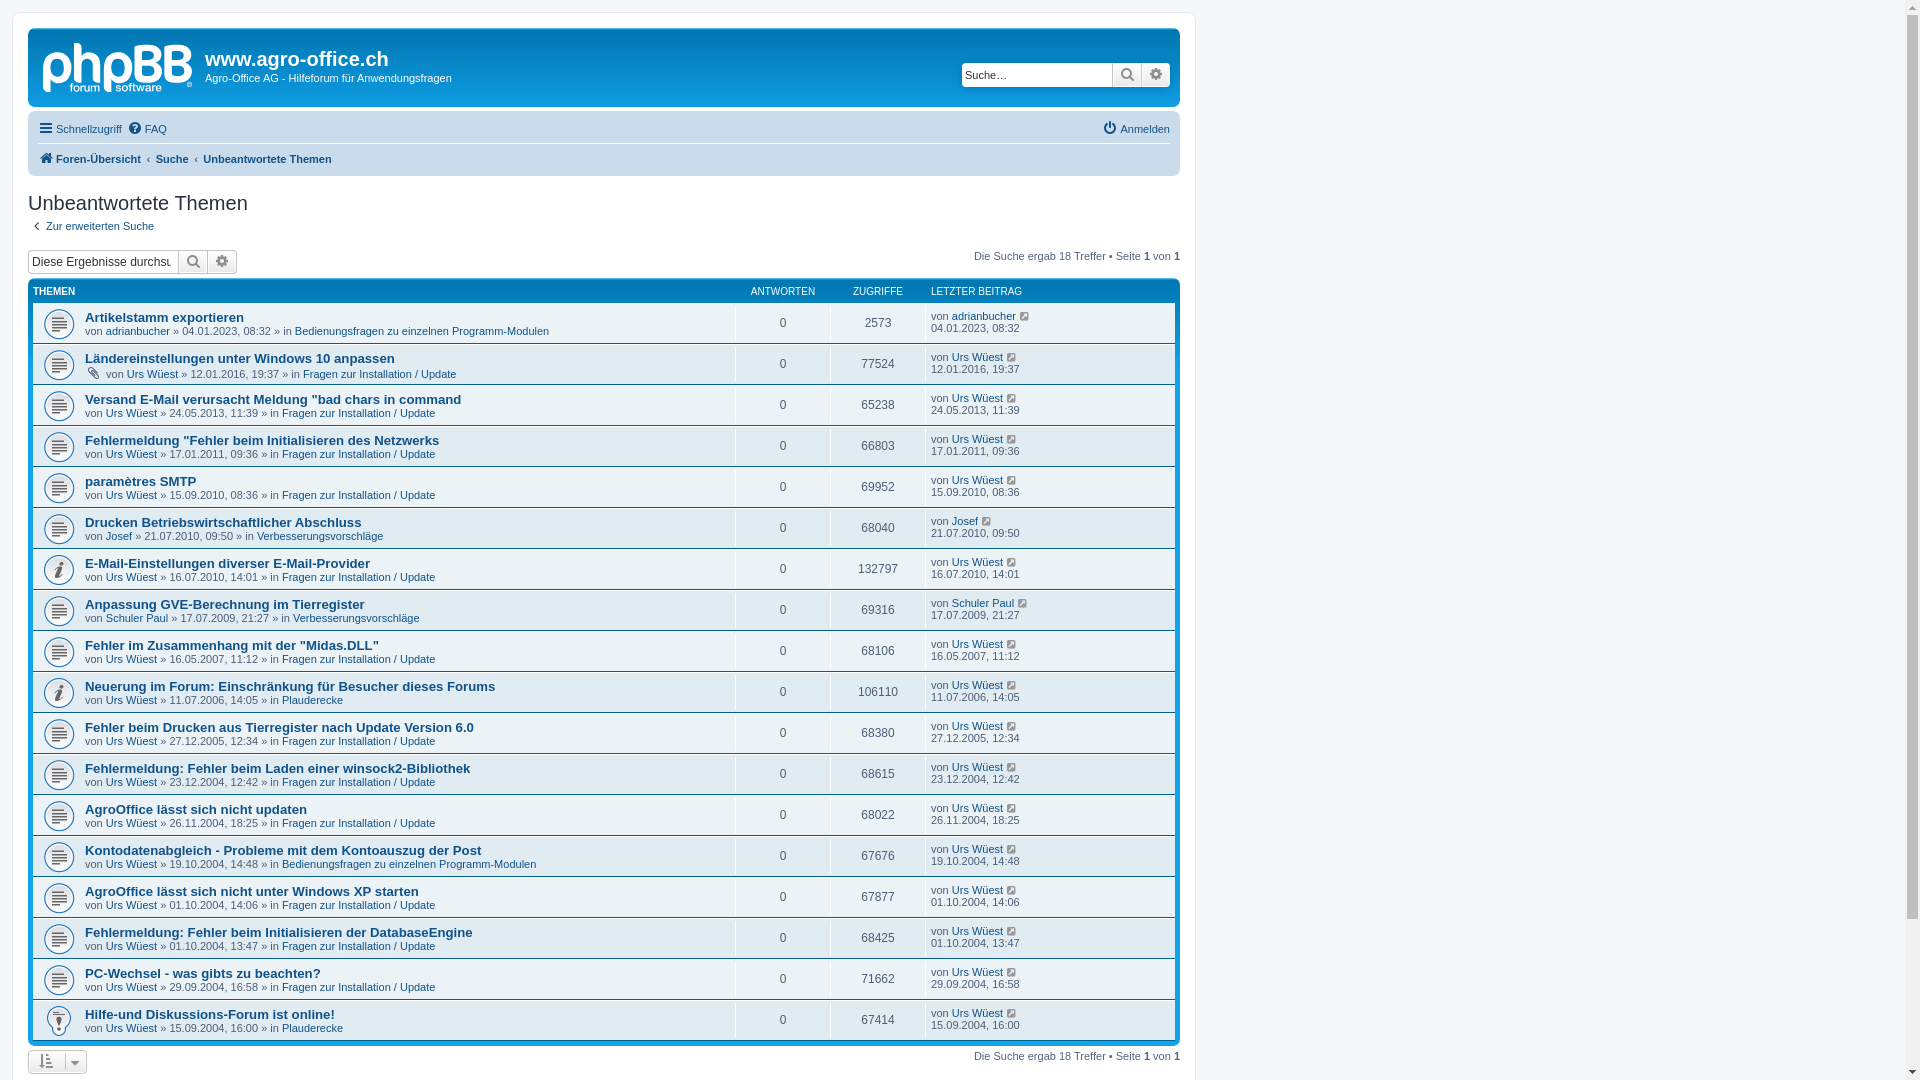  Describe the element at coordinates (1012, 971) in the screenshot. I see `'Gehe zum letzten Beitrag'` at that location.